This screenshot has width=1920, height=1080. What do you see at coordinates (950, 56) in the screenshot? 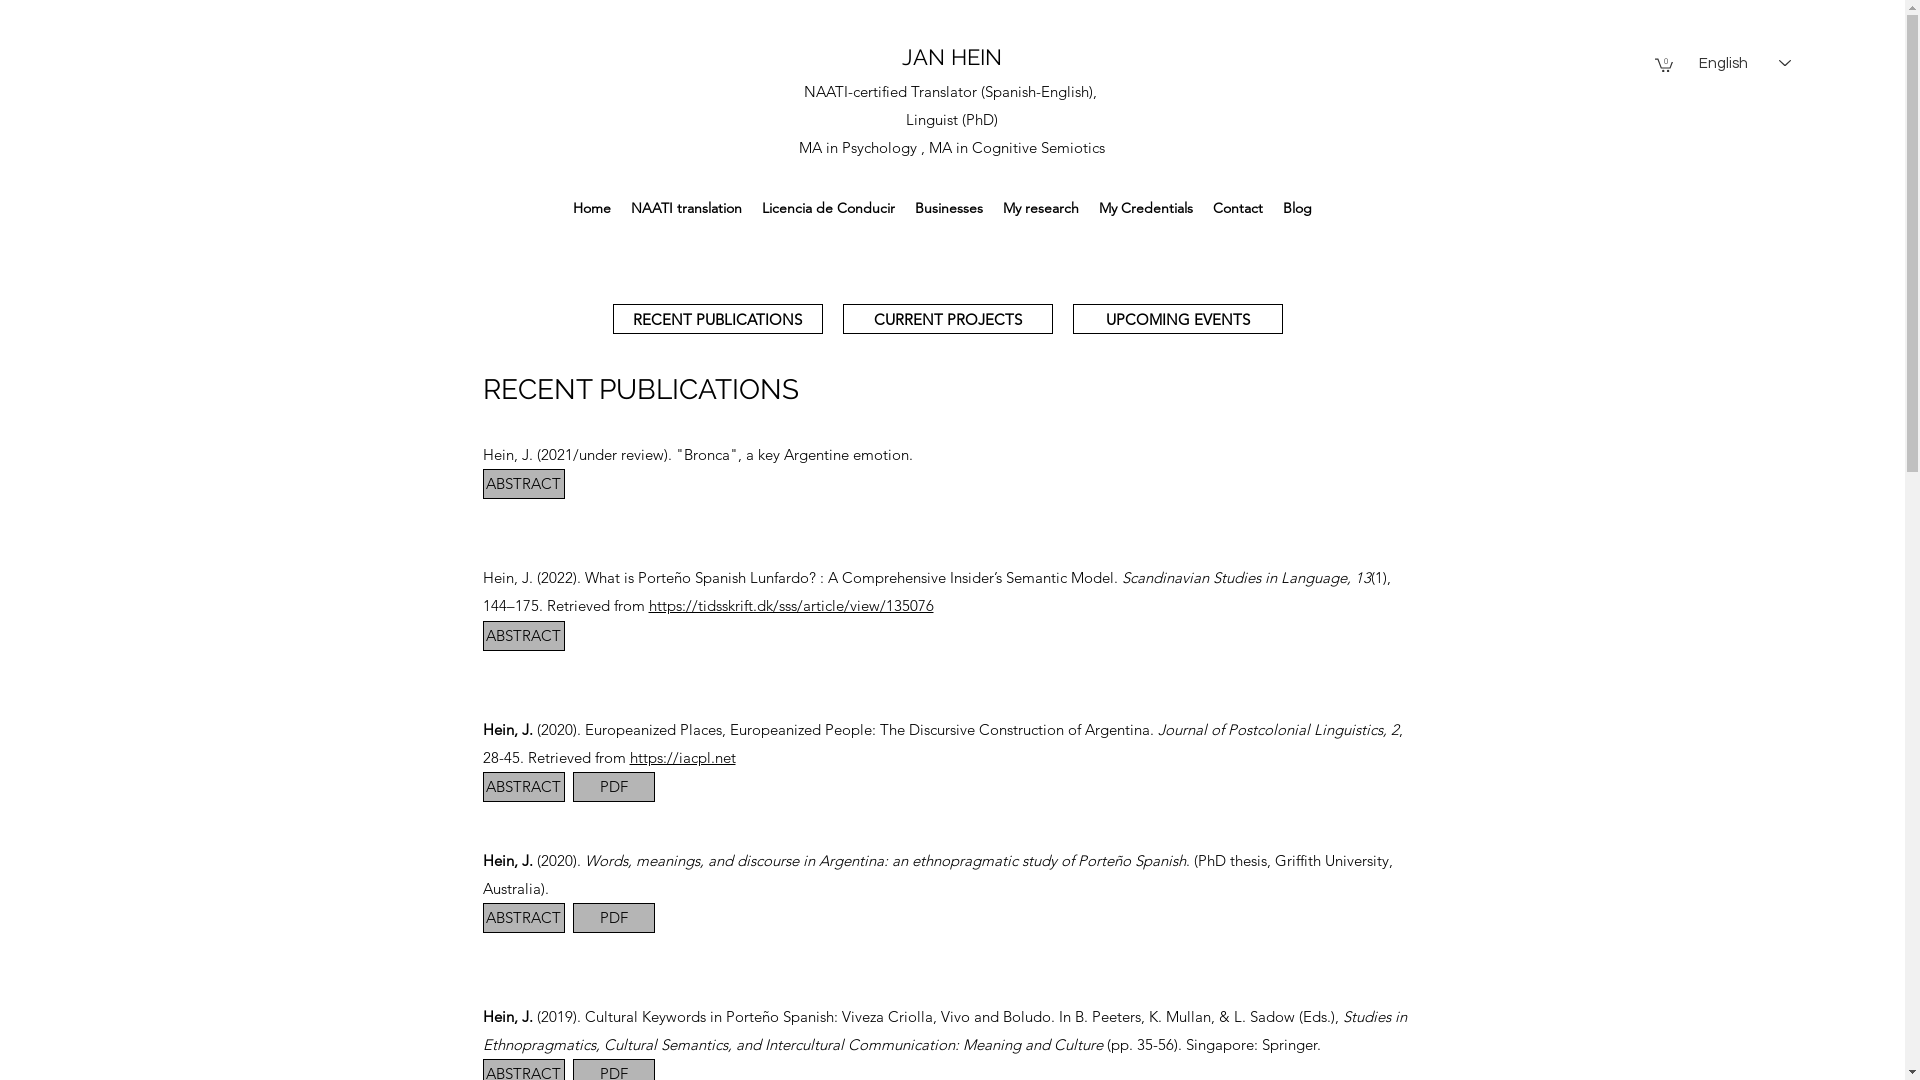
I see `'JAN HEIN'` at bounding box center [950, 56].